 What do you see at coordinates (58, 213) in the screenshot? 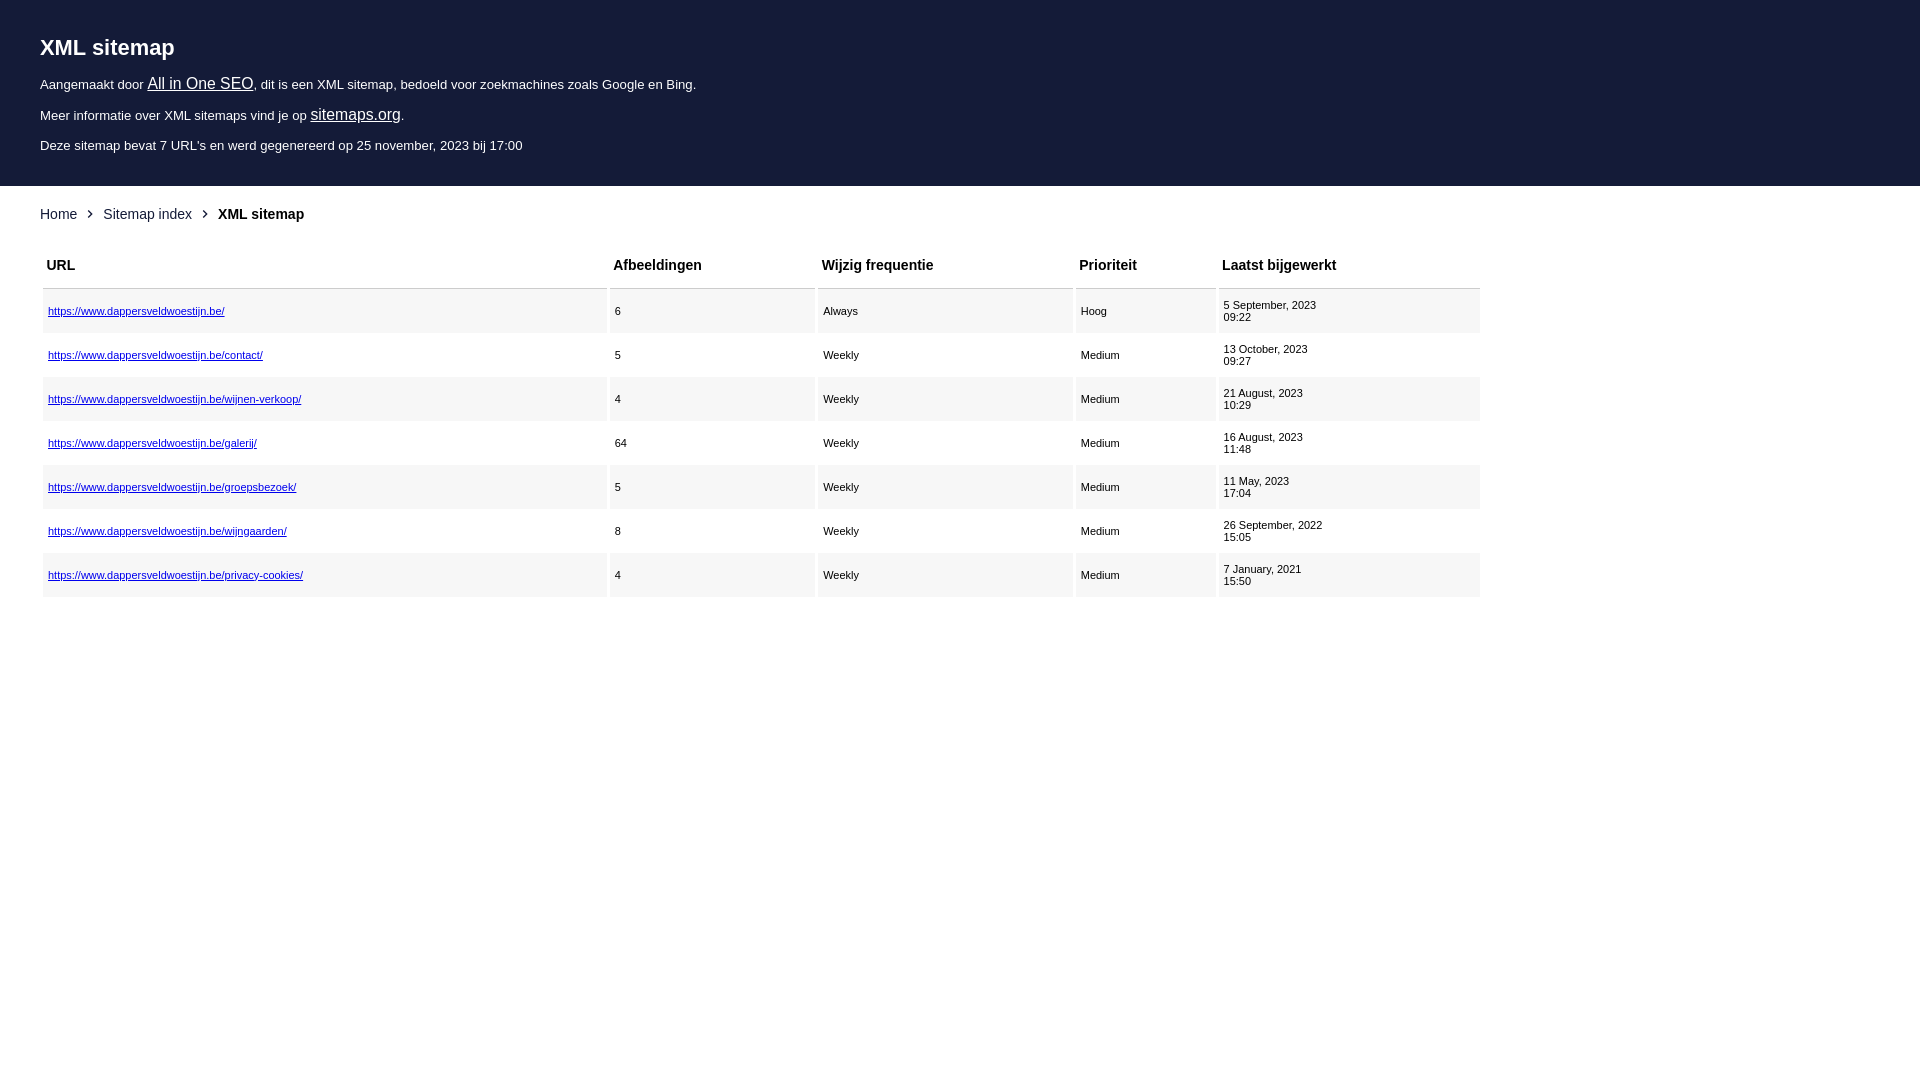
I see `'Home'` at bounding box center [58, 213].